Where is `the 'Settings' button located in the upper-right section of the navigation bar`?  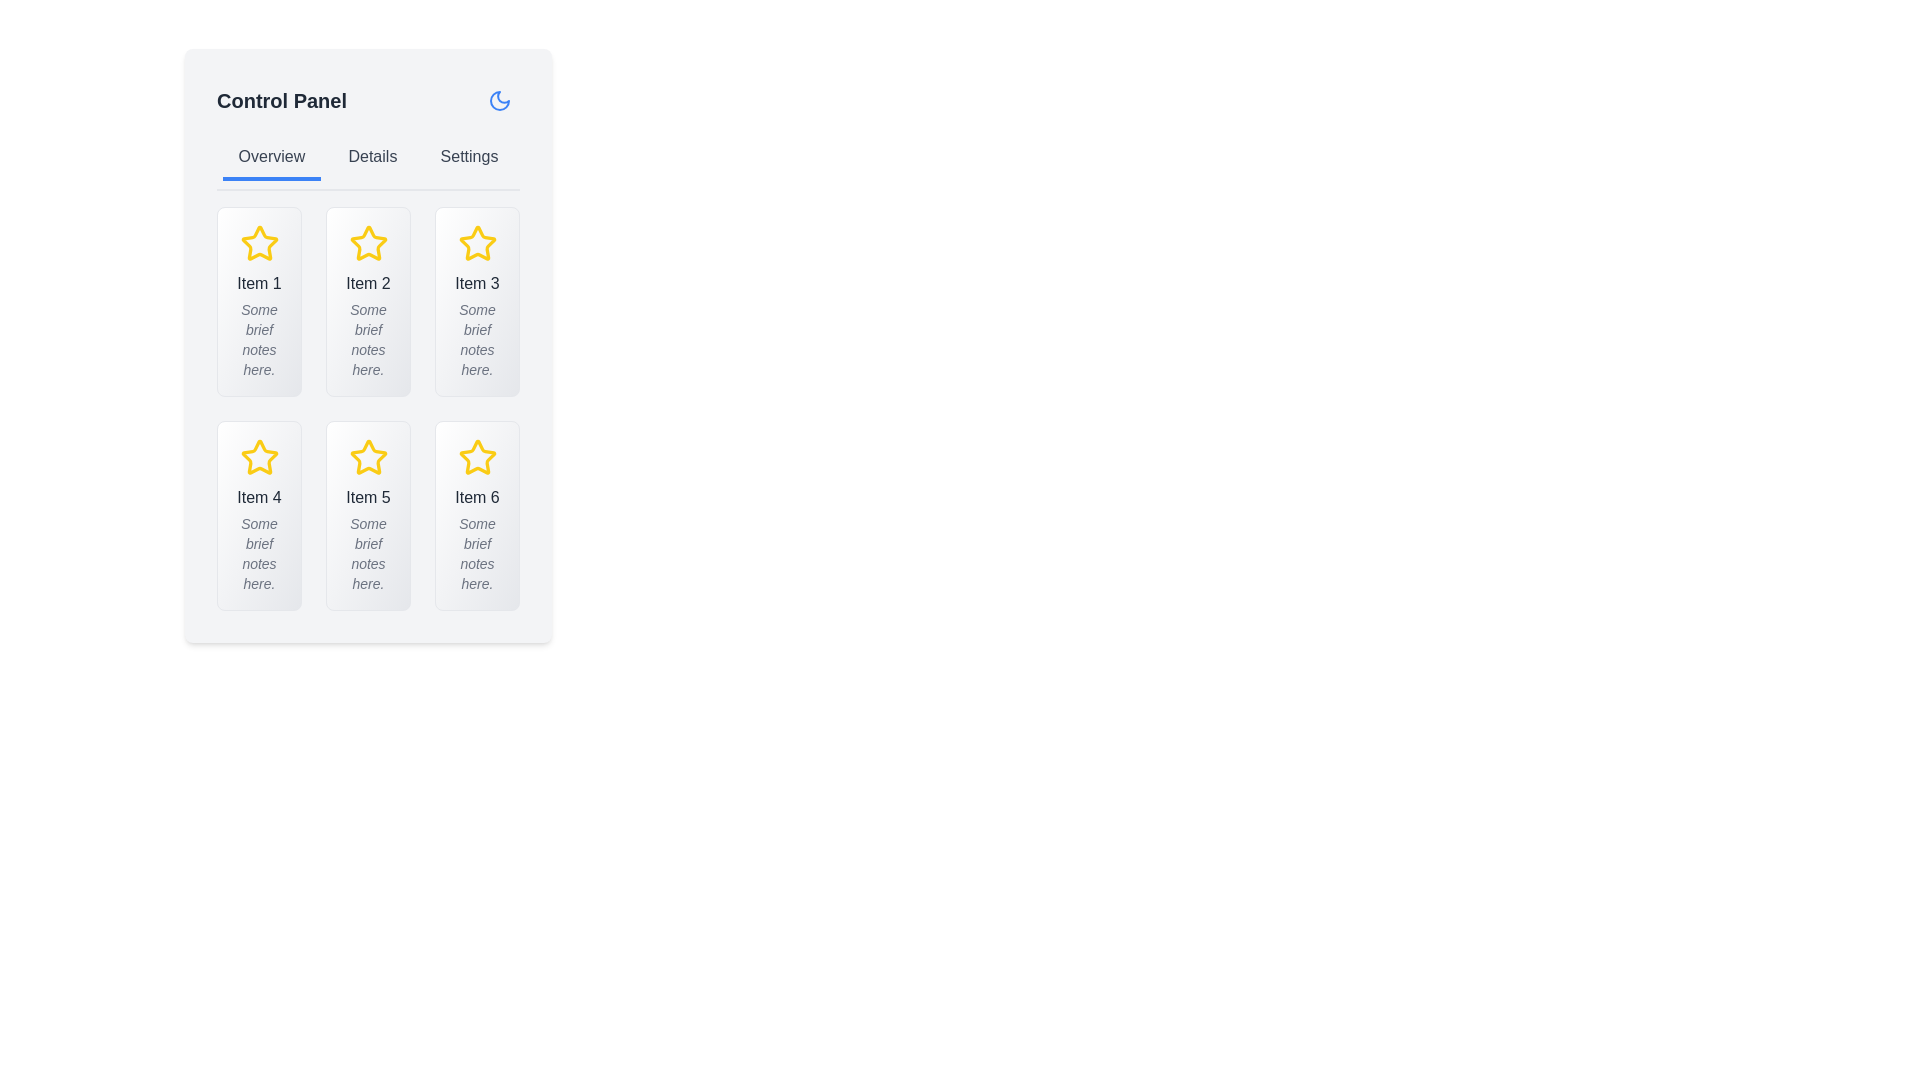 the 'Settings' button located in the upper-right section of the navigation bar is located at coordinates (468, 157).